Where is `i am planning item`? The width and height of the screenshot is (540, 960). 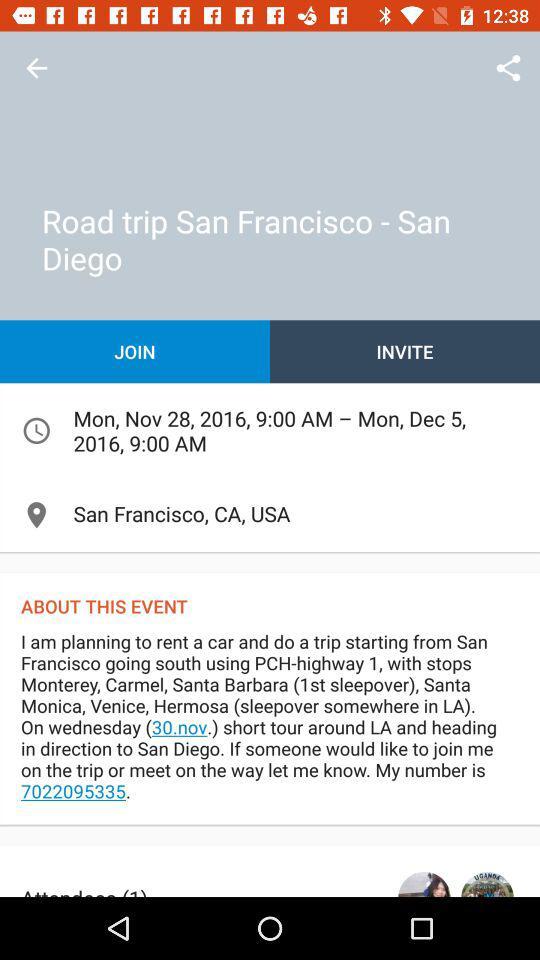 i am planning item is located at coordinates (270, 725).